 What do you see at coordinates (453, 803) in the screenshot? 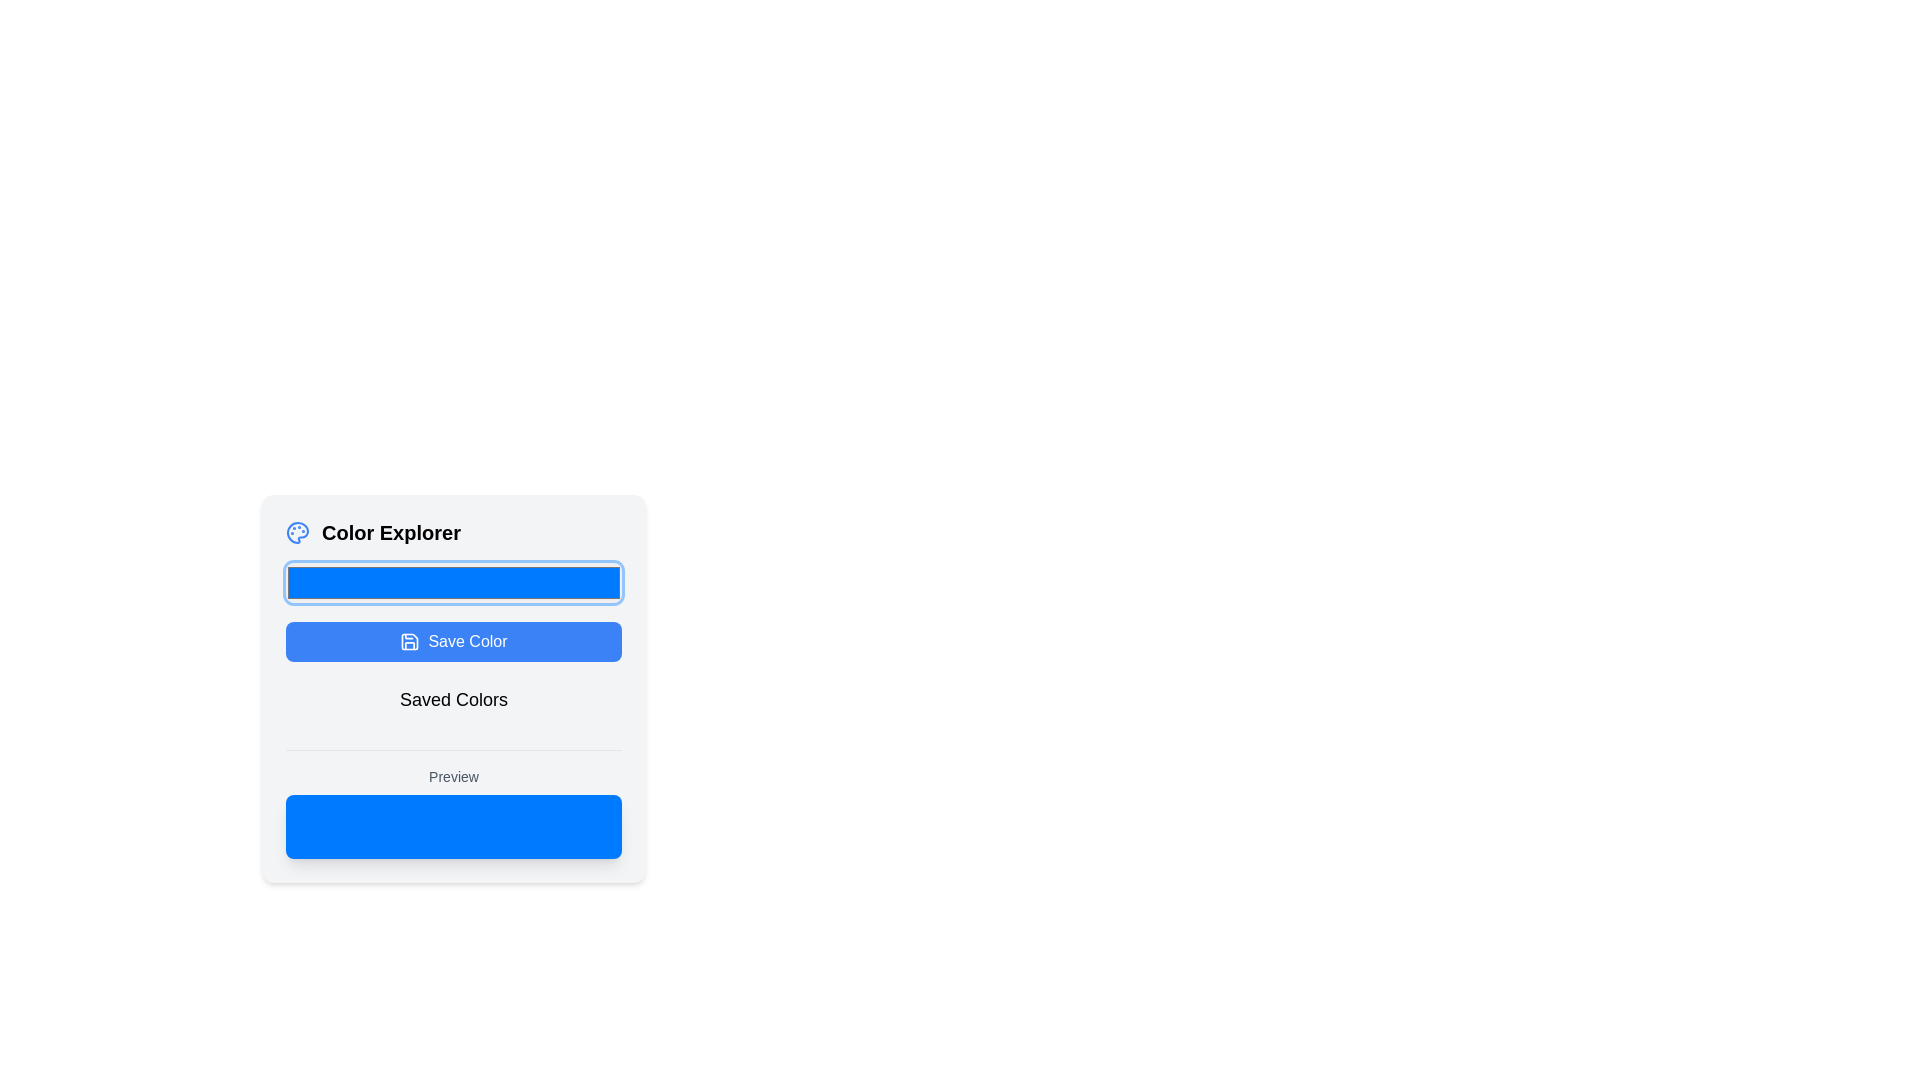
I see `the static display area with a blue background labeled 'Preview' located at the bottom of the 'Color Explorer' interface` at bounding box center [453, 803].